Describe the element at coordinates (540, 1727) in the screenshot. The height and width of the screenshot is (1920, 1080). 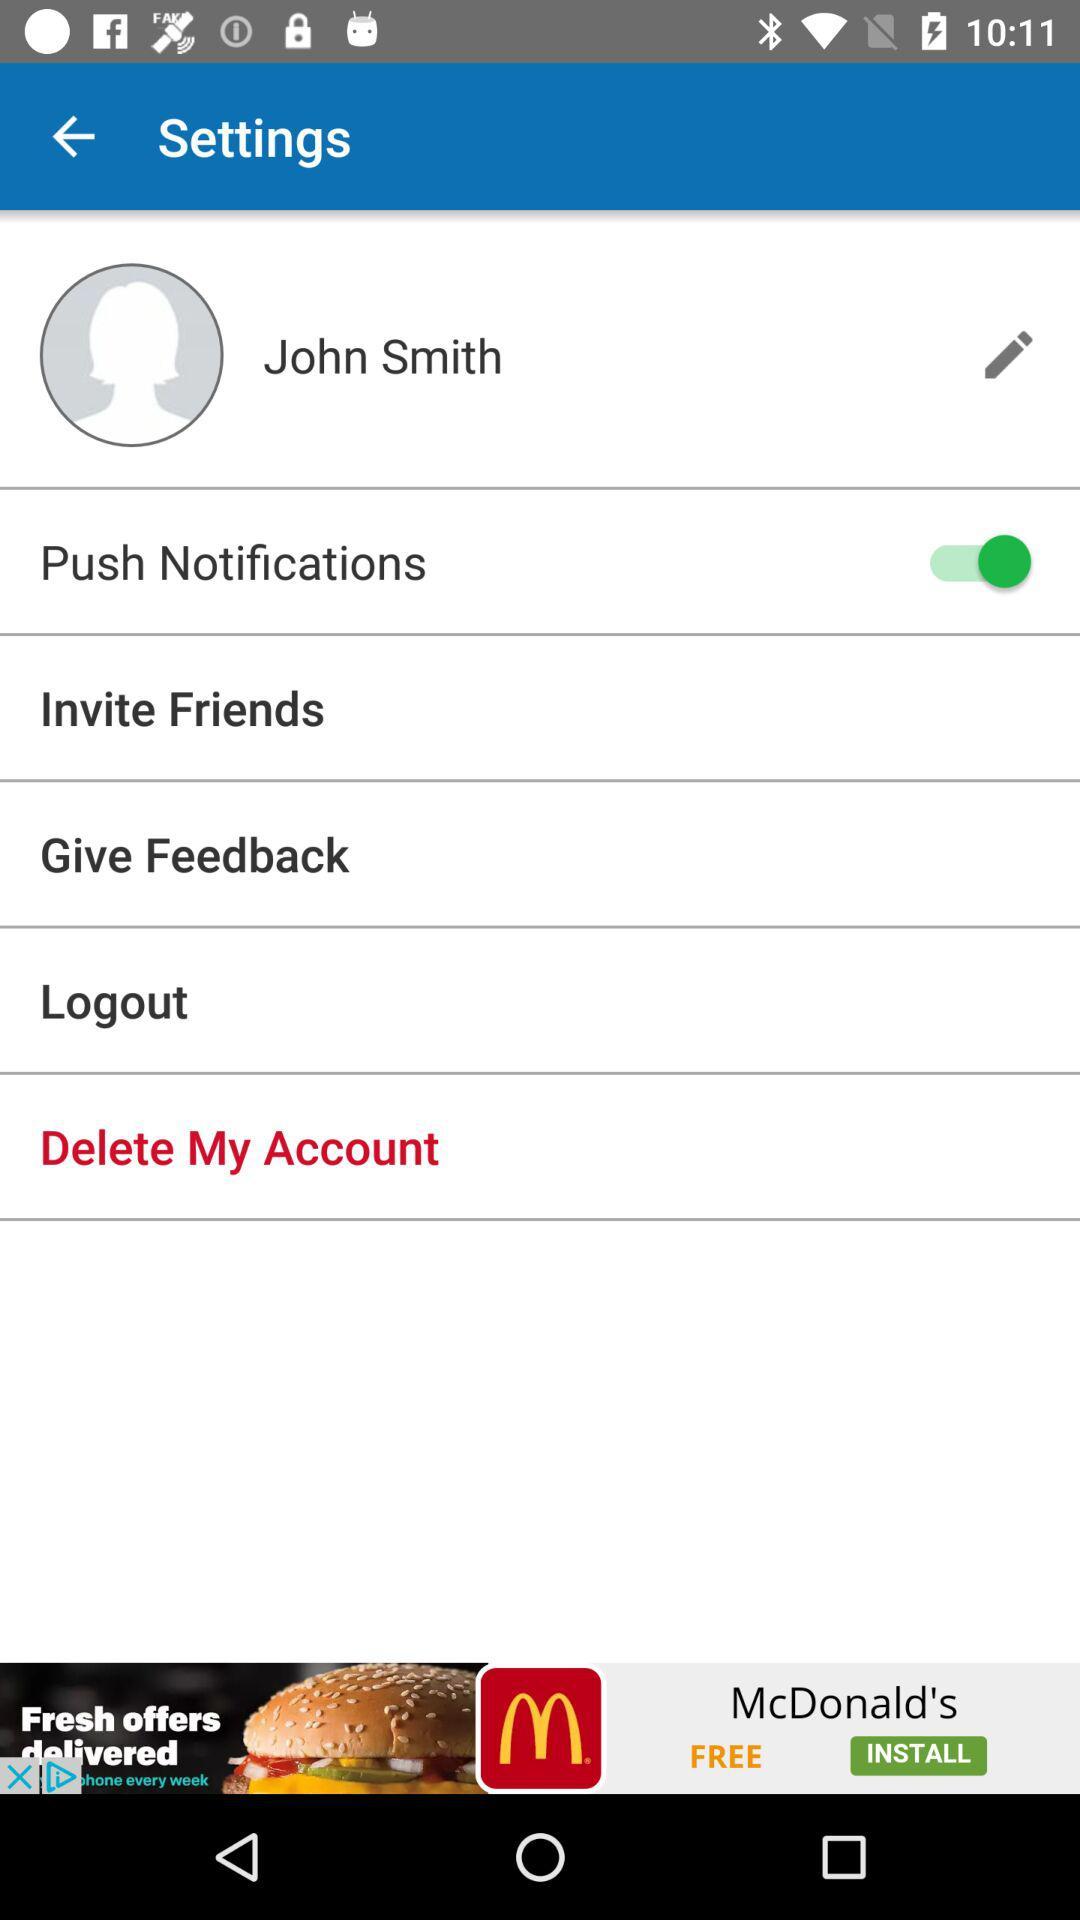
I see `advertisement` at that location.